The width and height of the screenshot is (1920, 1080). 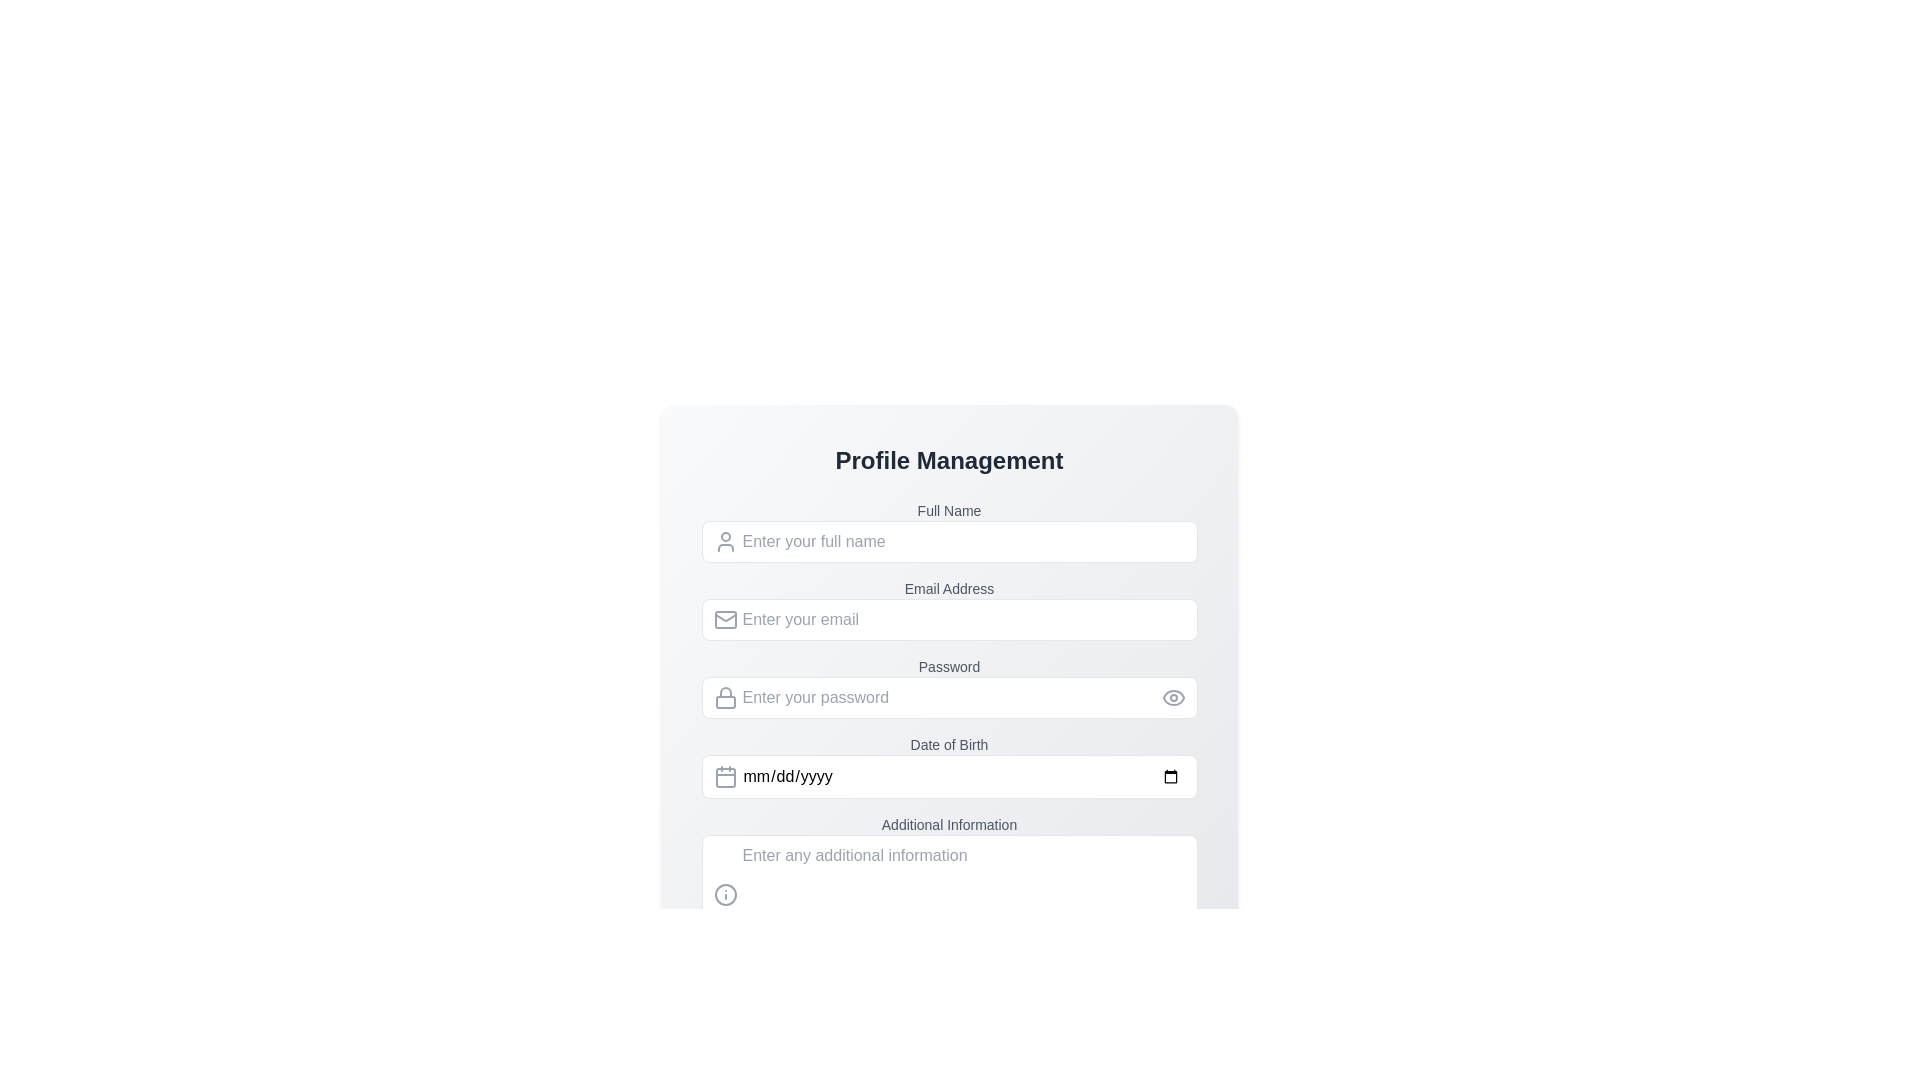 What do you see at coordinates (948, 755) in the screenshot?
I see `a date using the calendar picker adjacent to the Text input field for date of birth located in the fourth position of the form, below the 'Password' section` at bounding box center [948, 755].